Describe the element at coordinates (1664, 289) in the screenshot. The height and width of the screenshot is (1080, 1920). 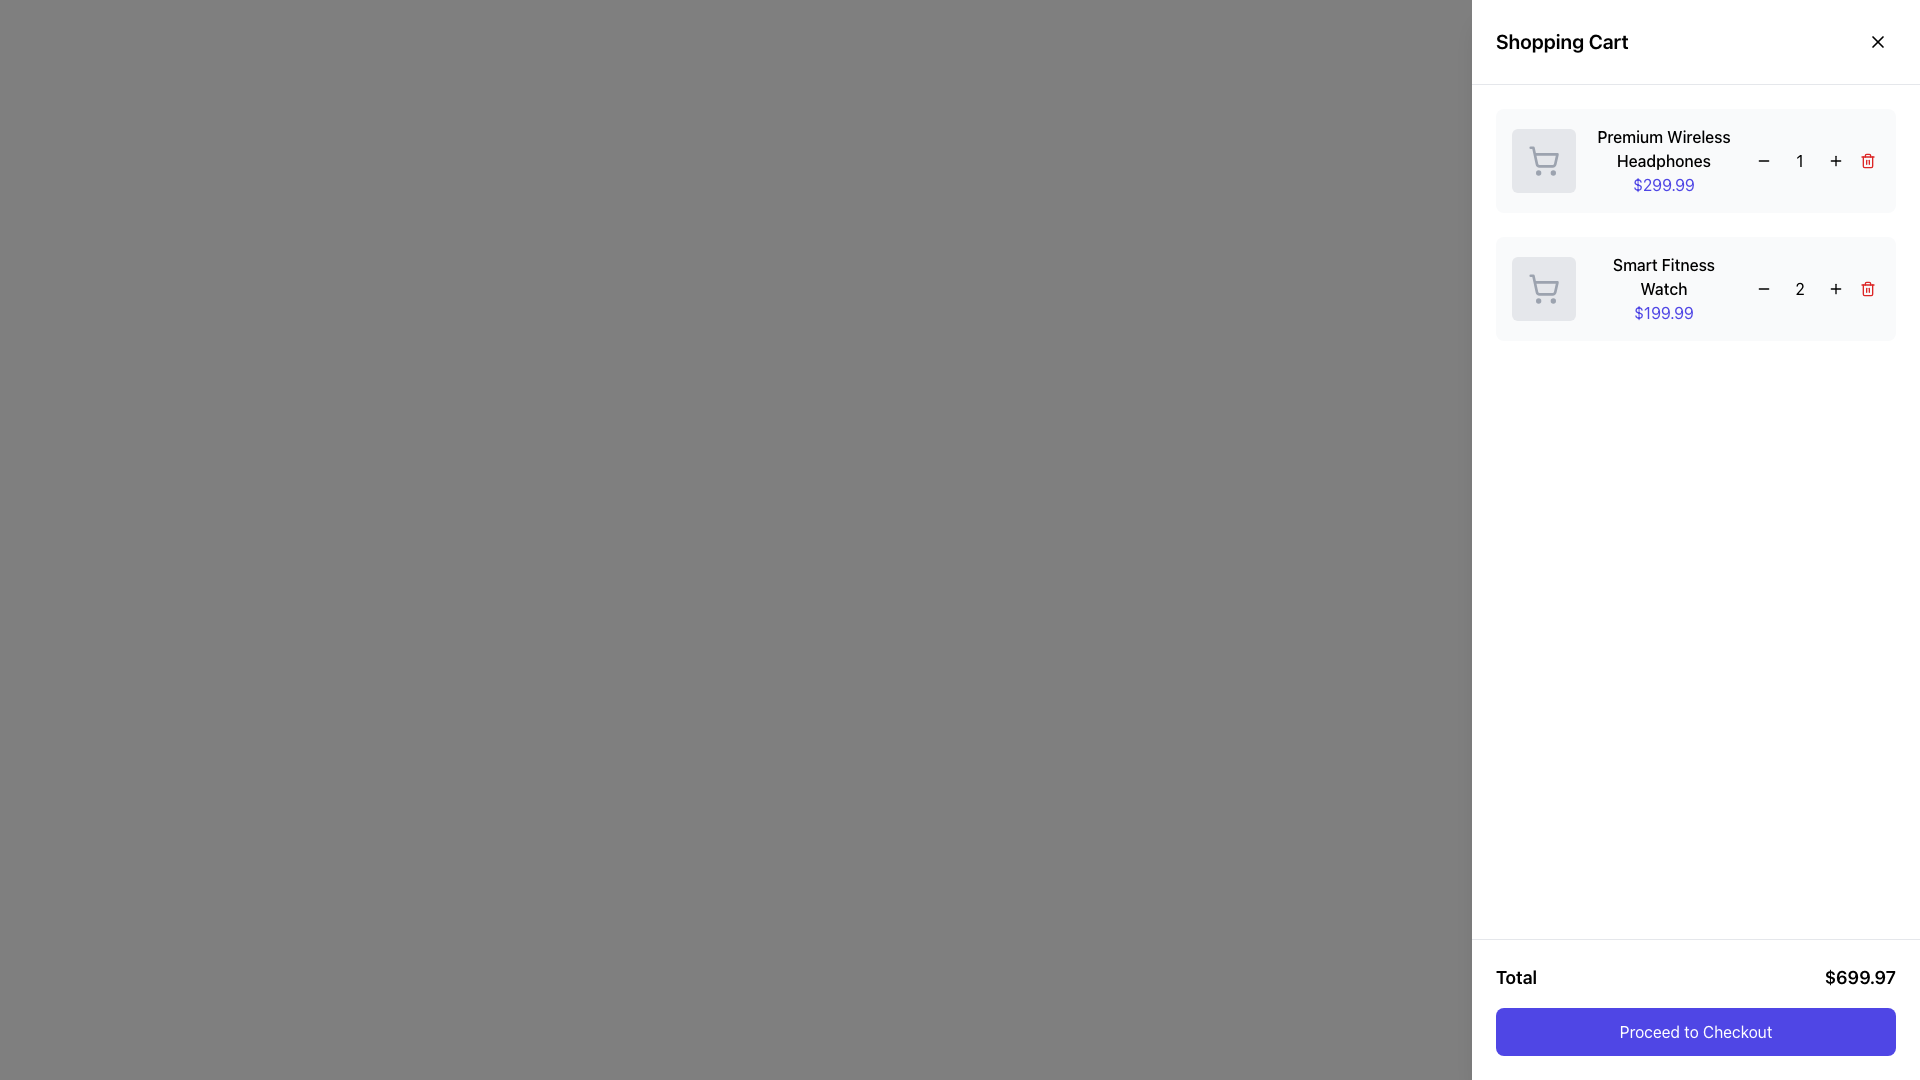
I see `text displayed in the product label for 'Smart Fitness Watch' showing its name and price in a shopping cart interface` at that location.